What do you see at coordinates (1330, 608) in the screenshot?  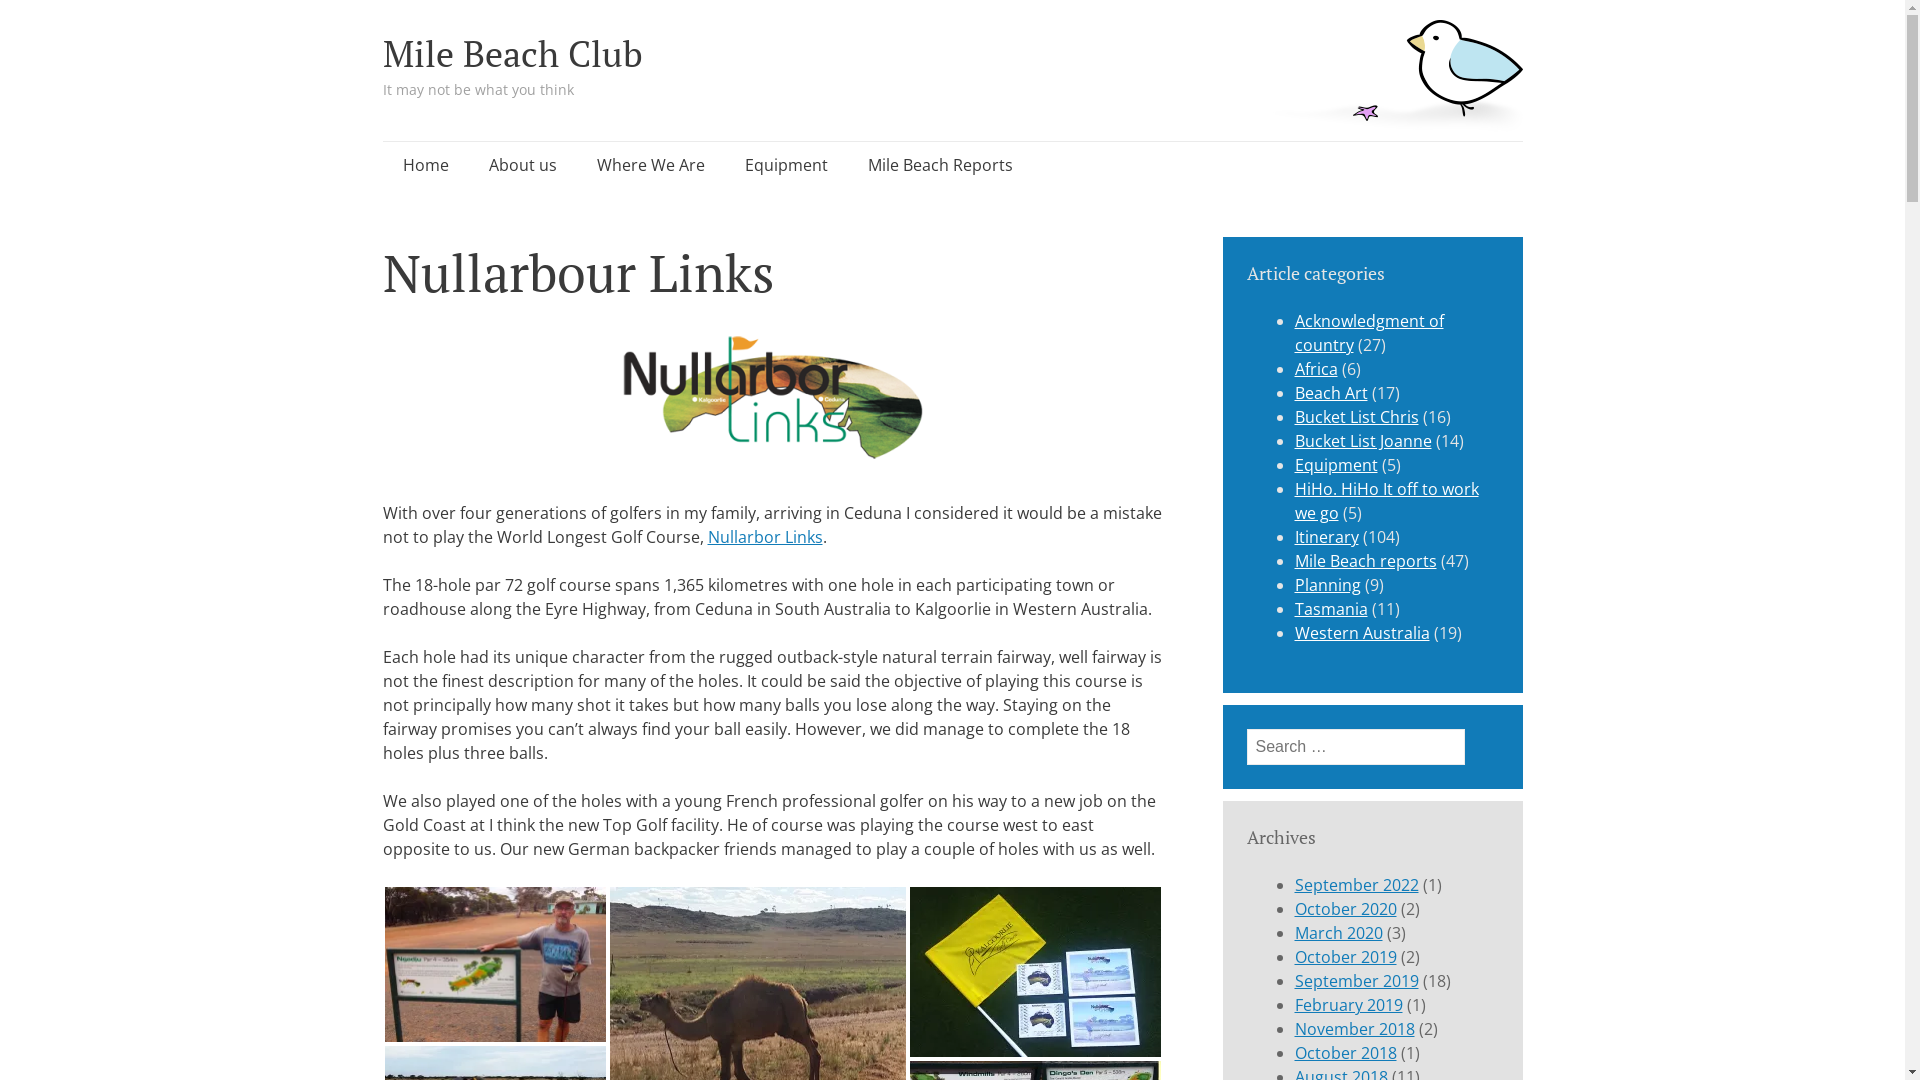 I see `'Tasmania'` at bounding box center [1330, 608].